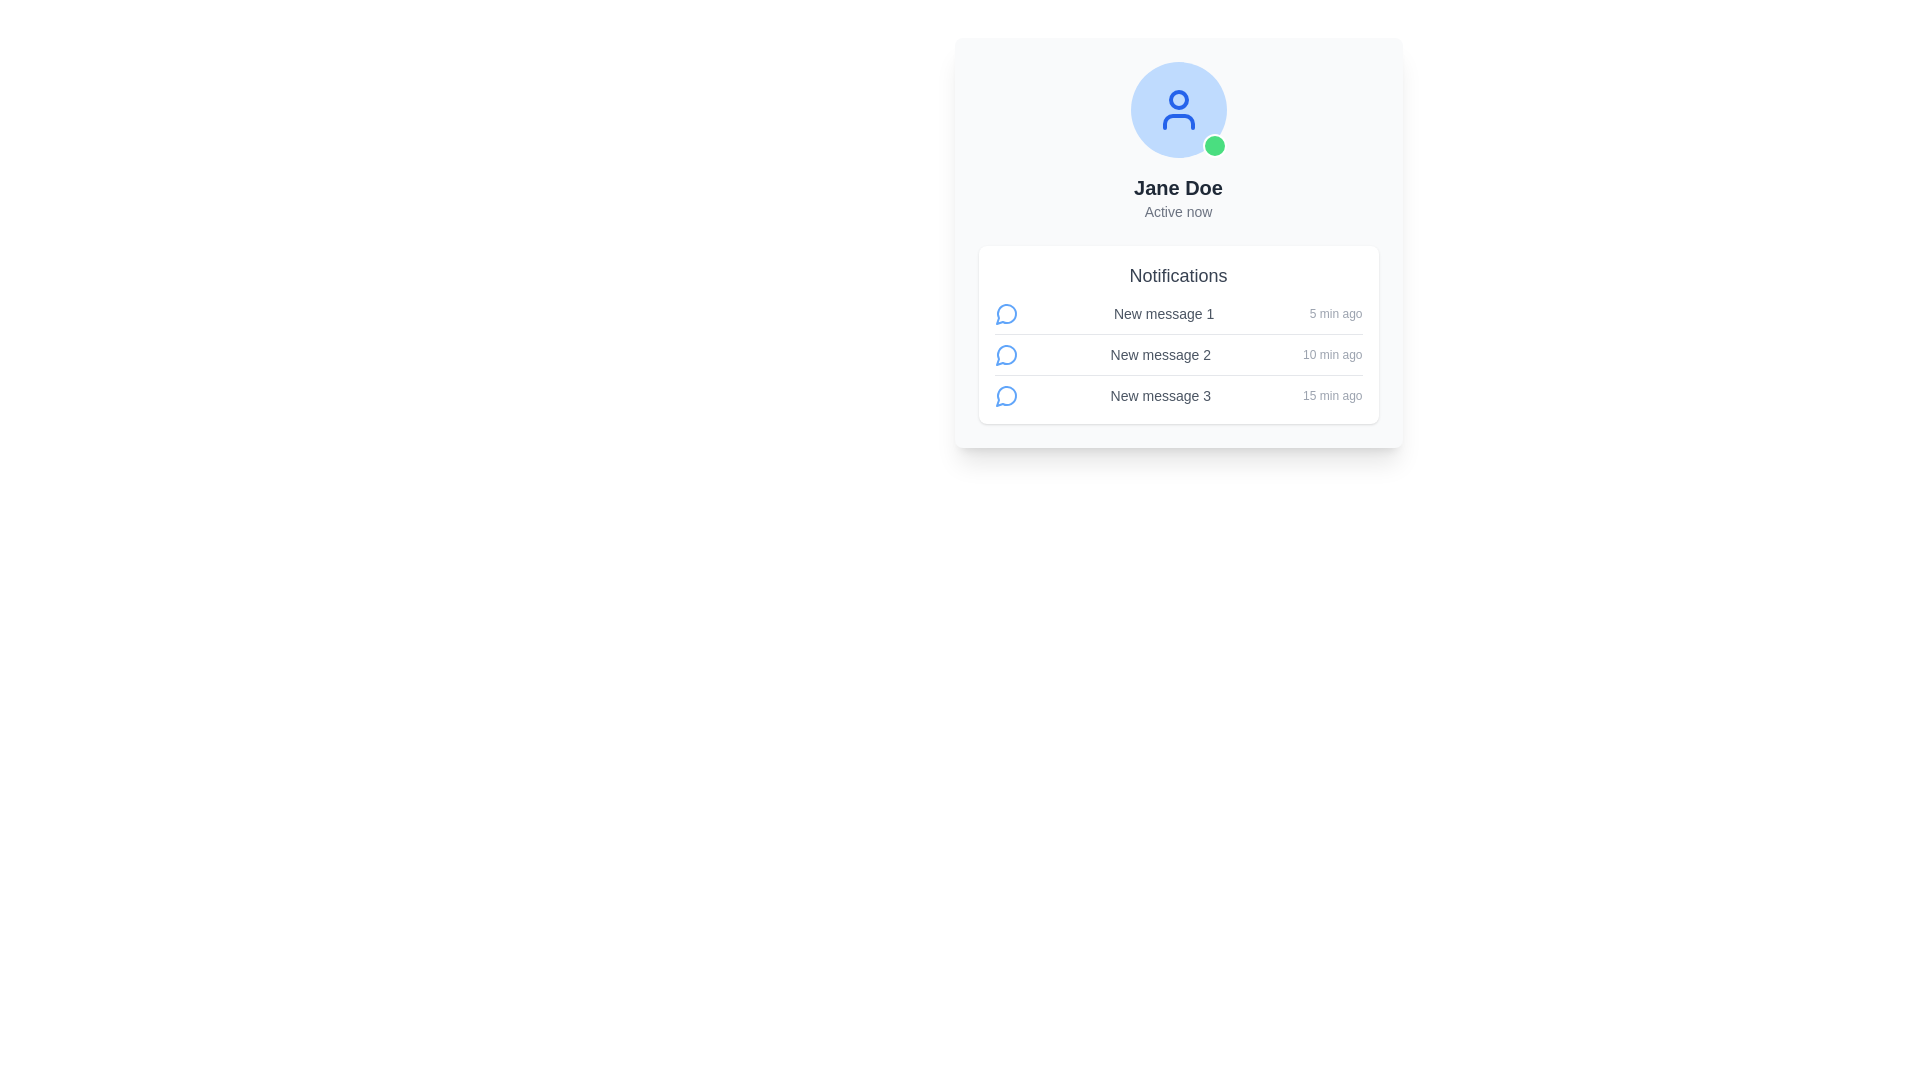 The image size is (1920, 1080). I want to click on the first Notification List Item that represents a new message, providing information about the sender and the time of the message, so click(1178, 317).